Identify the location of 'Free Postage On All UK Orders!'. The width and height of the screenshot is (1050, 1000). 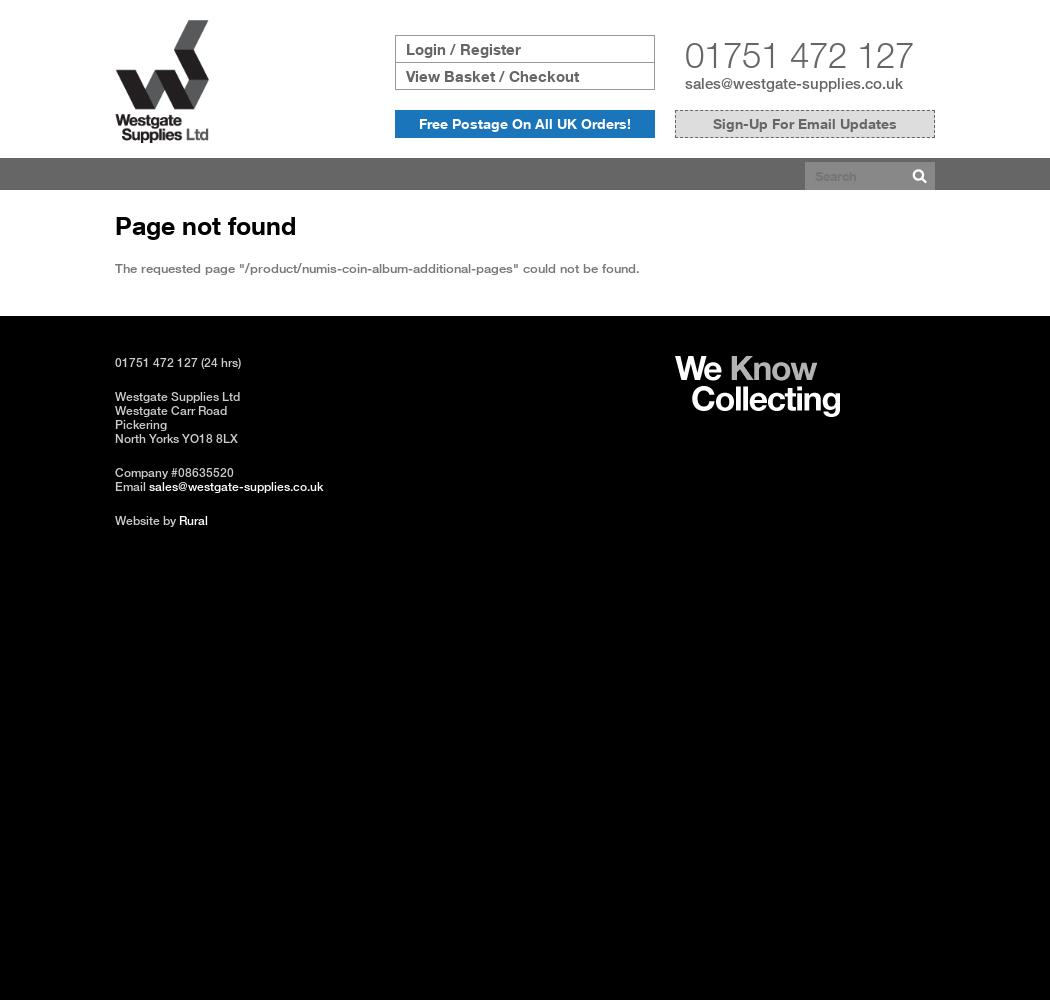
(525, 122).